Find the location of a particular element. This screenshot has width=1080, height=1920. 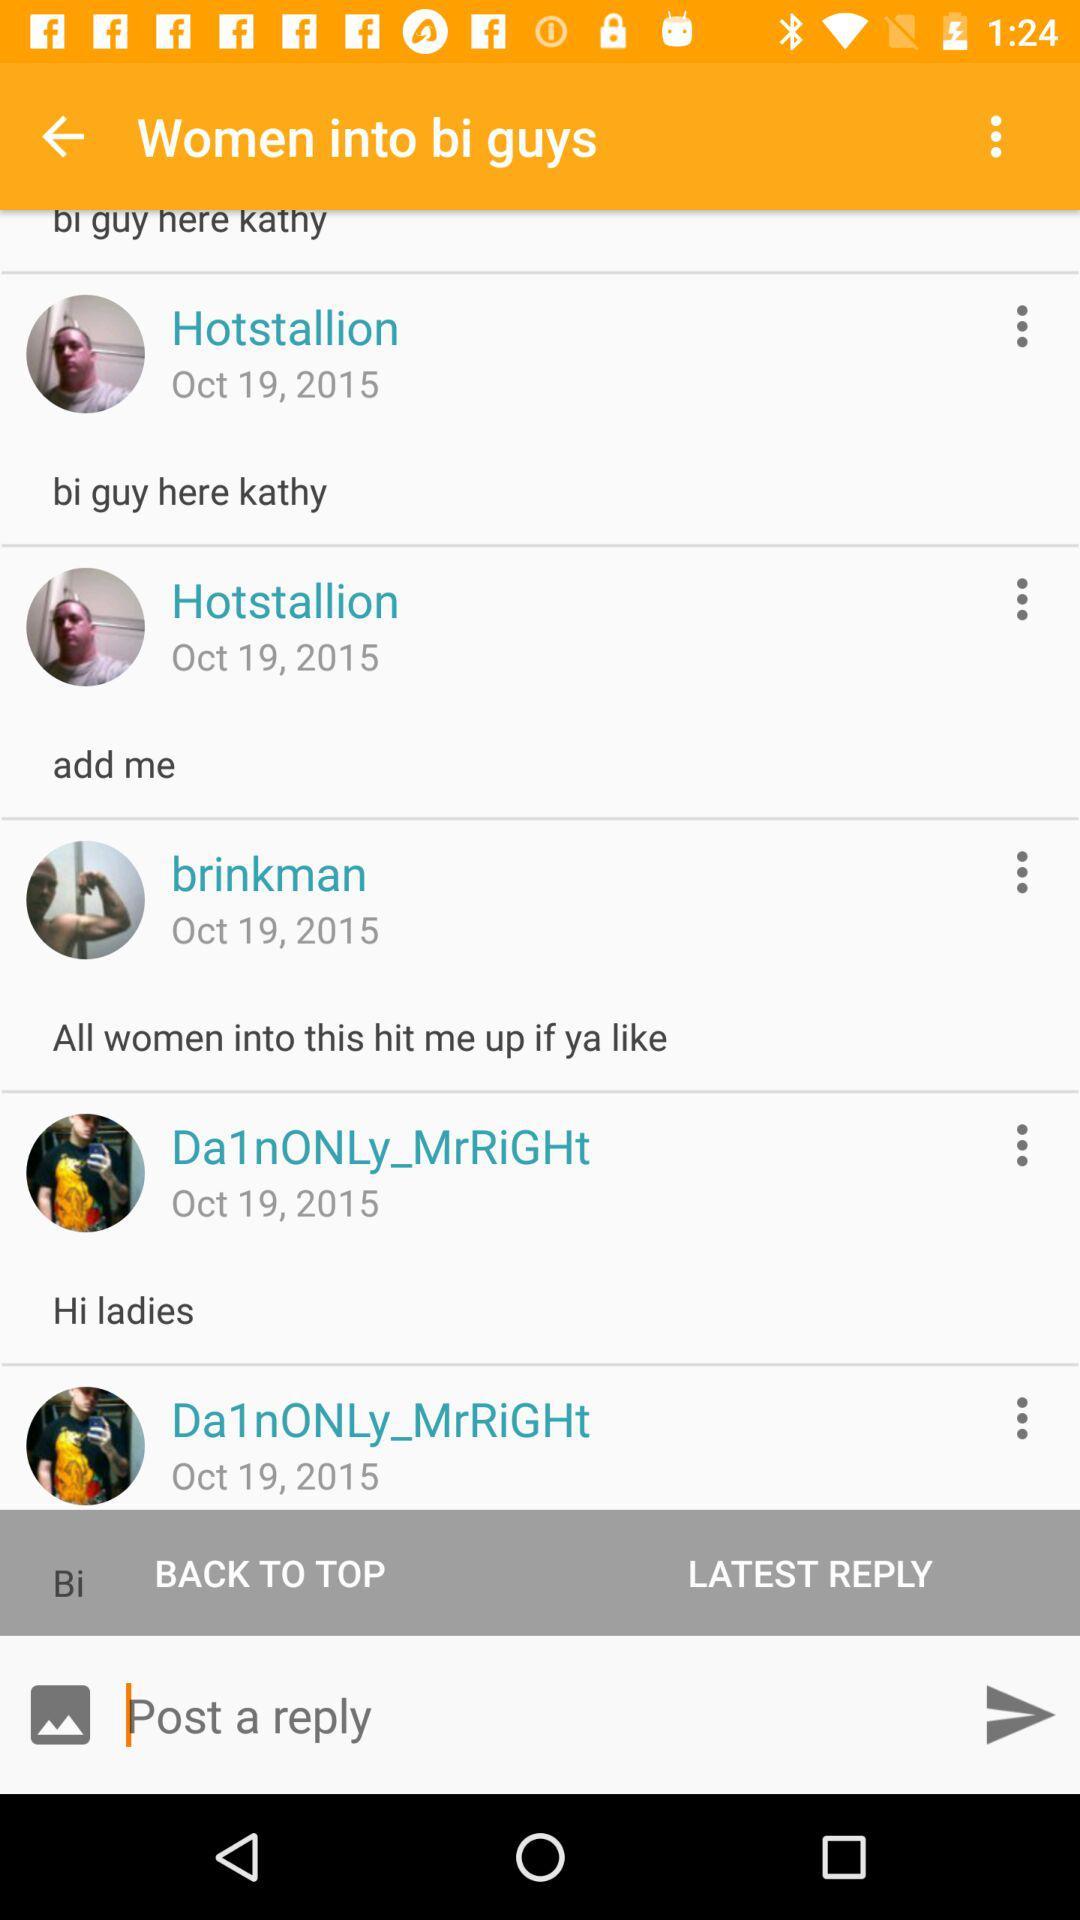

icon next to women into bi app is located at coordinates (1001, 135).